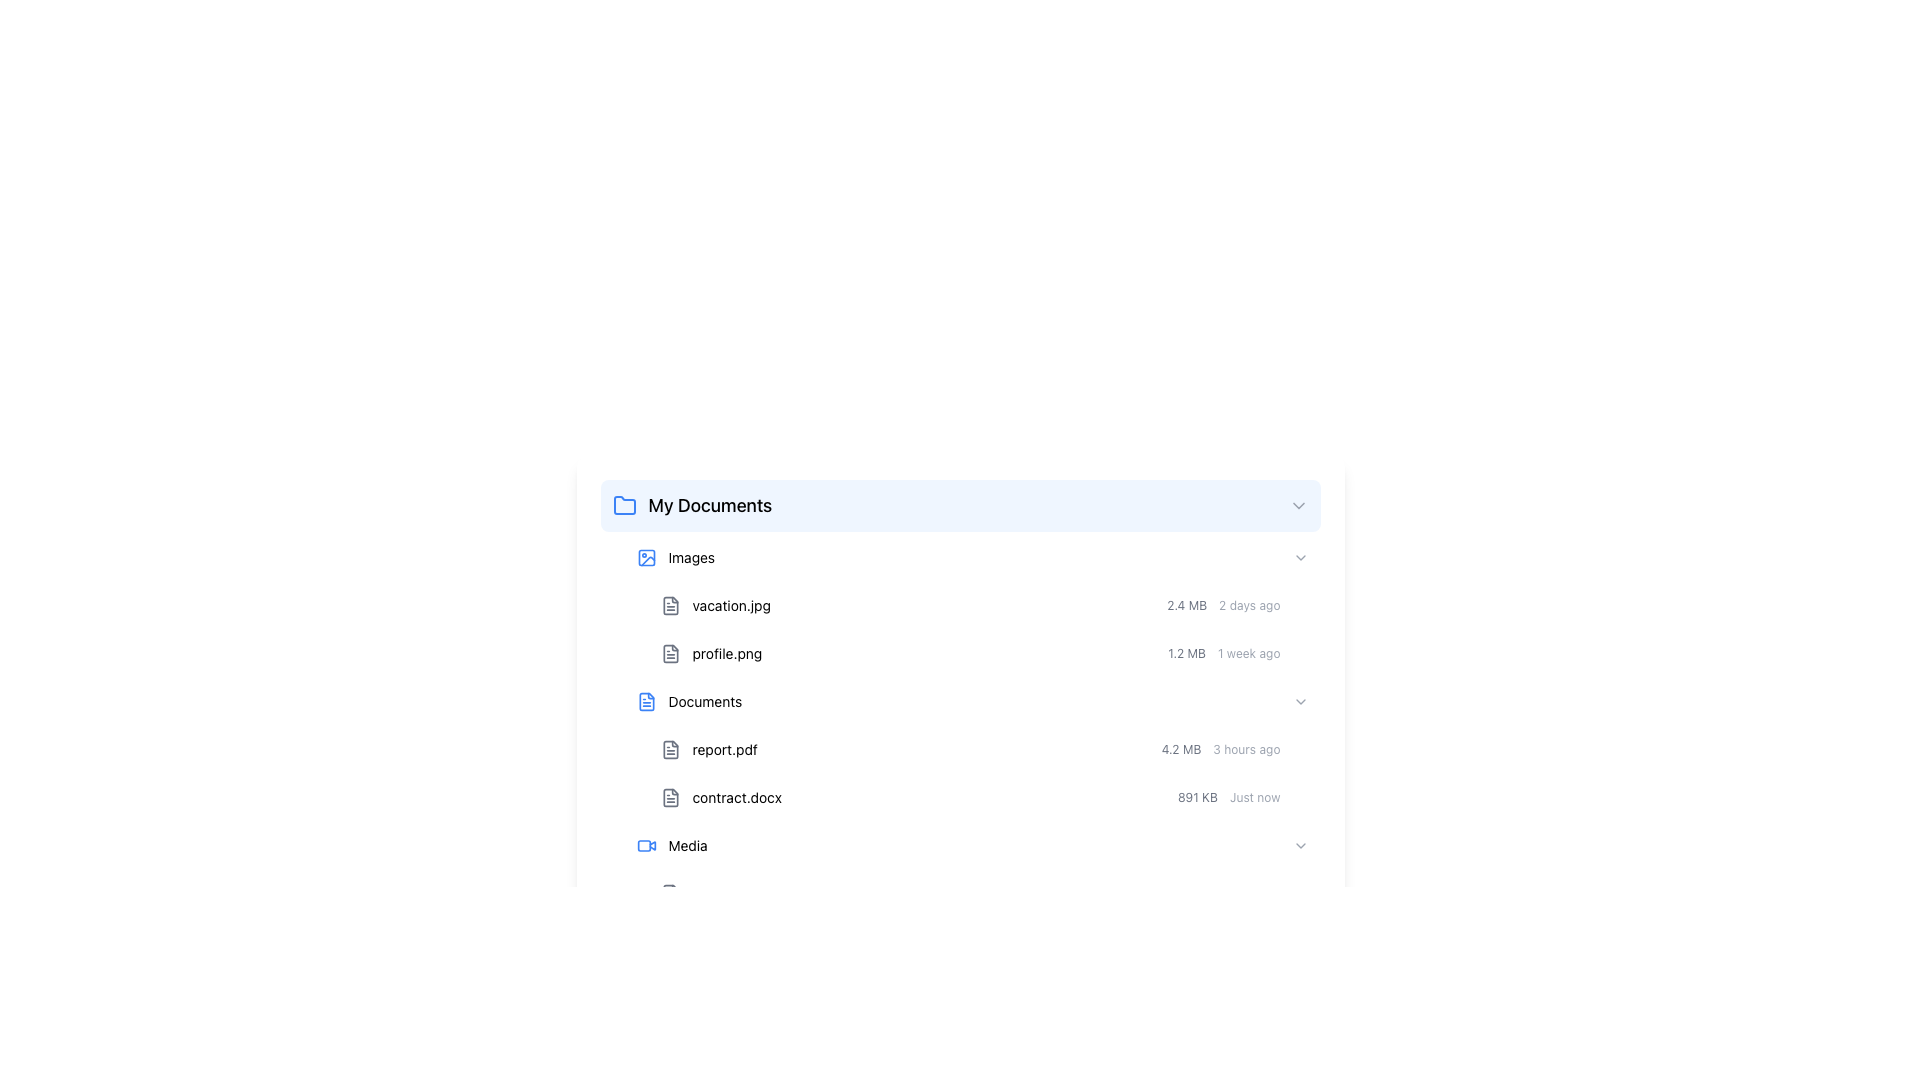 Image resolution: width=1920 pixels, height=1080 pixels. I want to click on the text label displaying the file name located, so click(730, 604).